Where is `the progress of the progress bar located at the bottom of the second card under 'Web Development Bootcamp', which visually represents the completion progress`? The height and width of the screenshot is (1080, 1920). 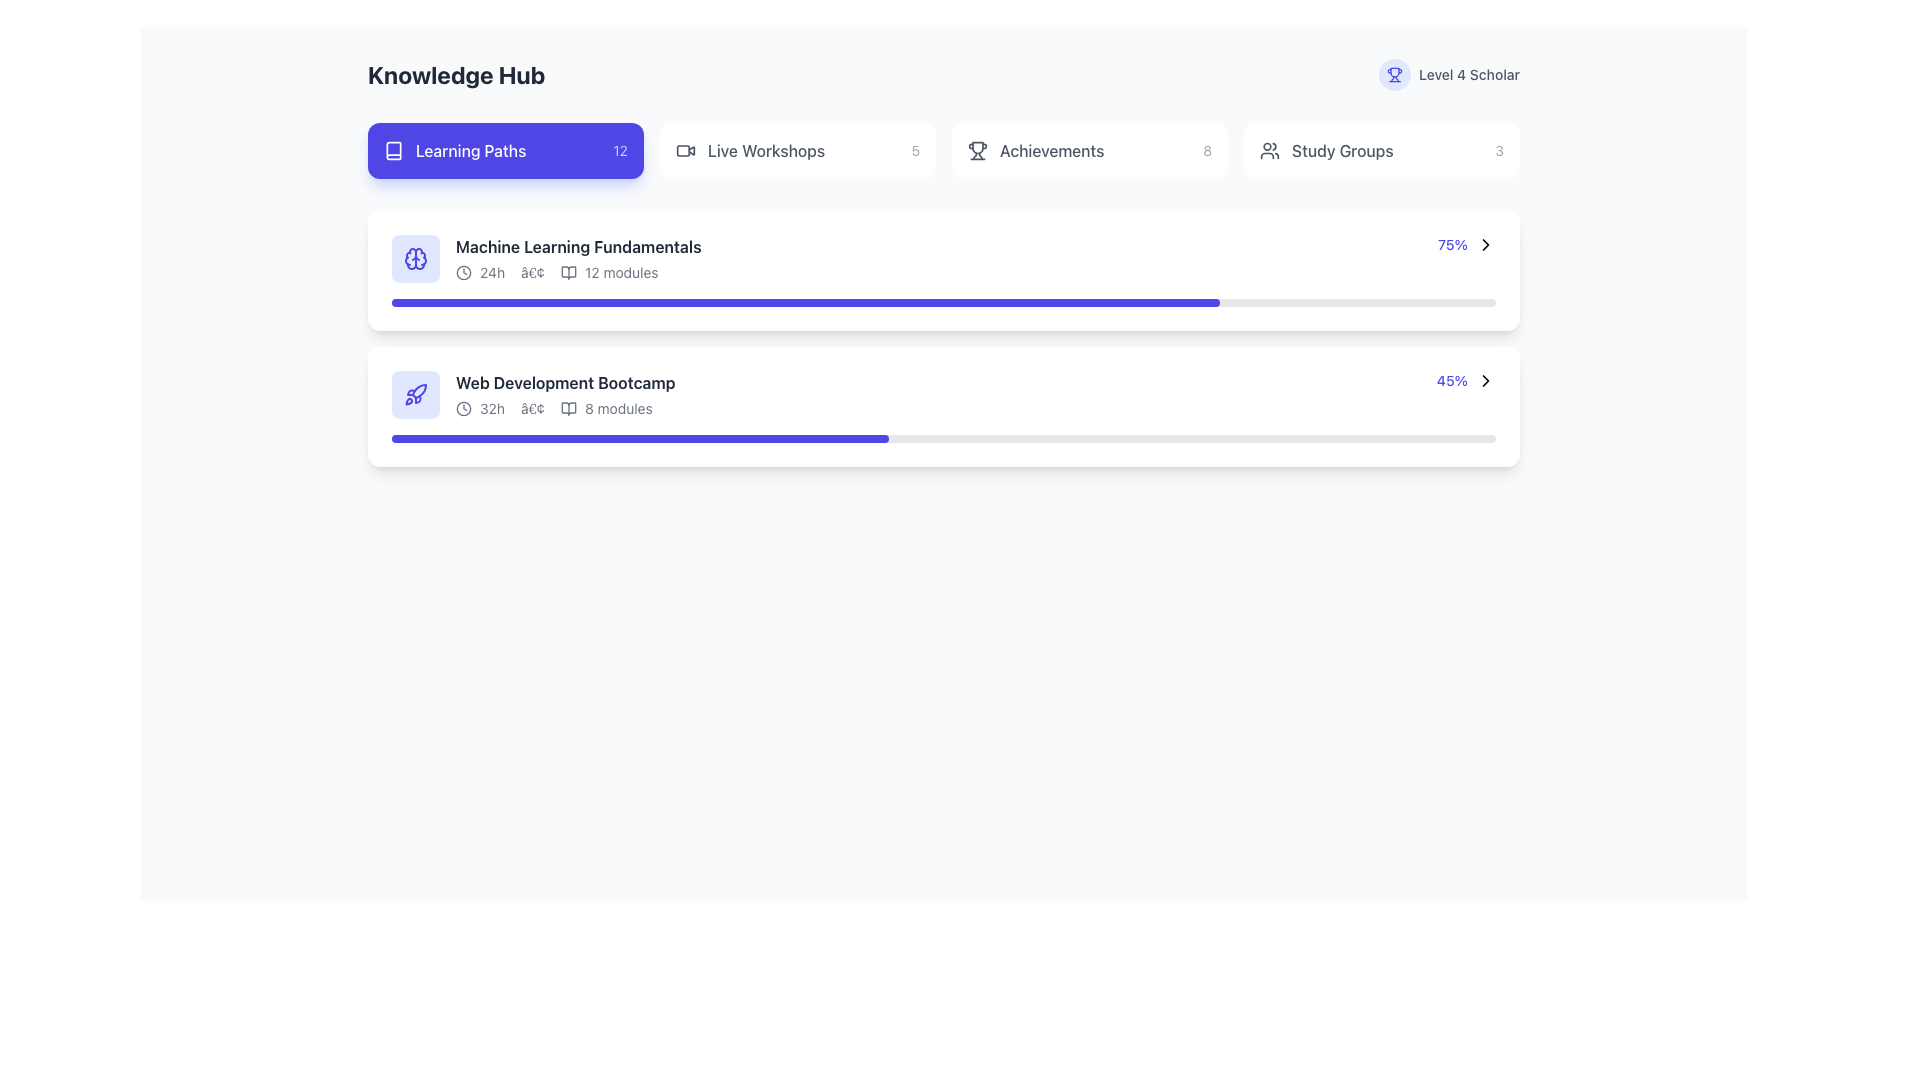
the progress of the progress bar located at the bottom of the second card under 'Web Development Bootcamp', which visually represents the completion progress is located at coordinates (943, 438).